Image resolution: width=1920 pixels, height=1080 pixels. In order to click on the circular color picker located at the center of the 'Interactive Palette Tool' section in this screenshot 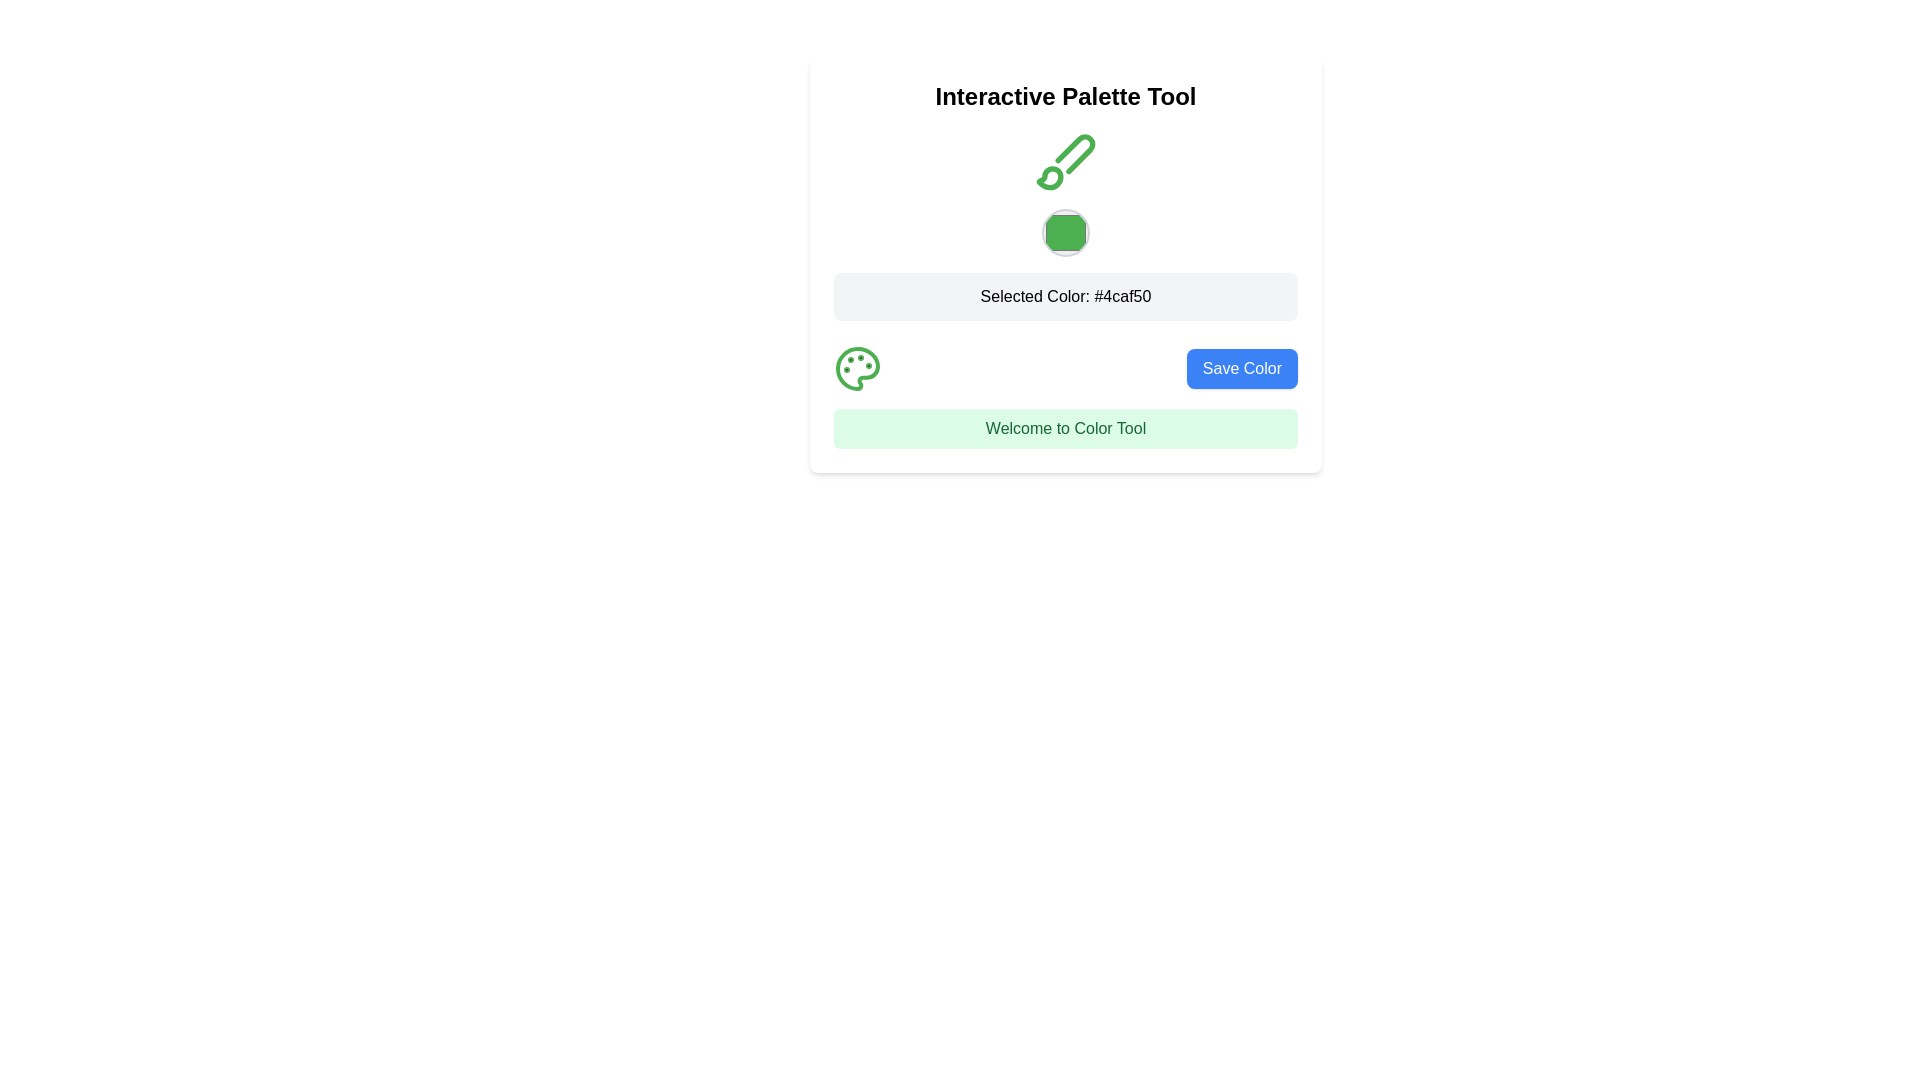, I will do `click(1064, 224)`.